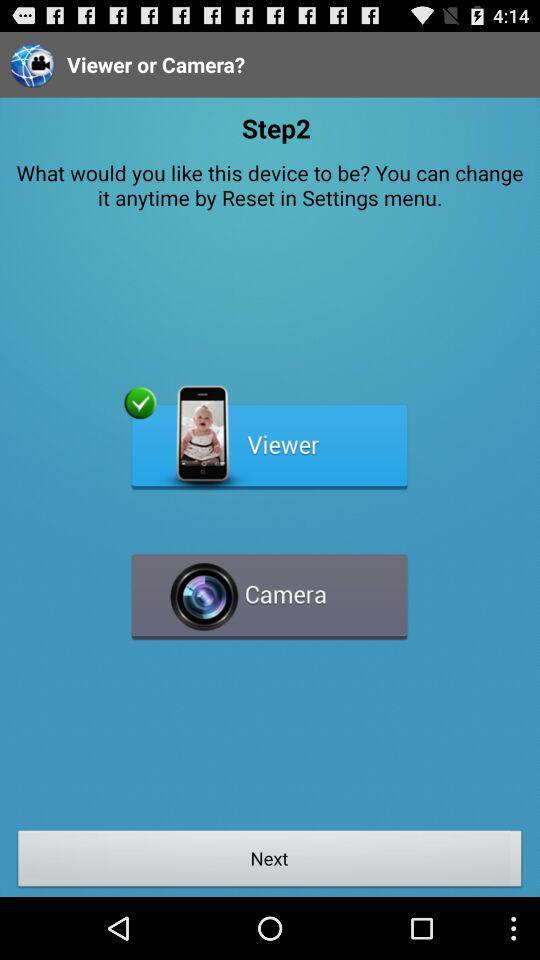  What do you see at coordinates (270, 860) in the screenshot?
I see `the next` at bounding box center [270, 860].